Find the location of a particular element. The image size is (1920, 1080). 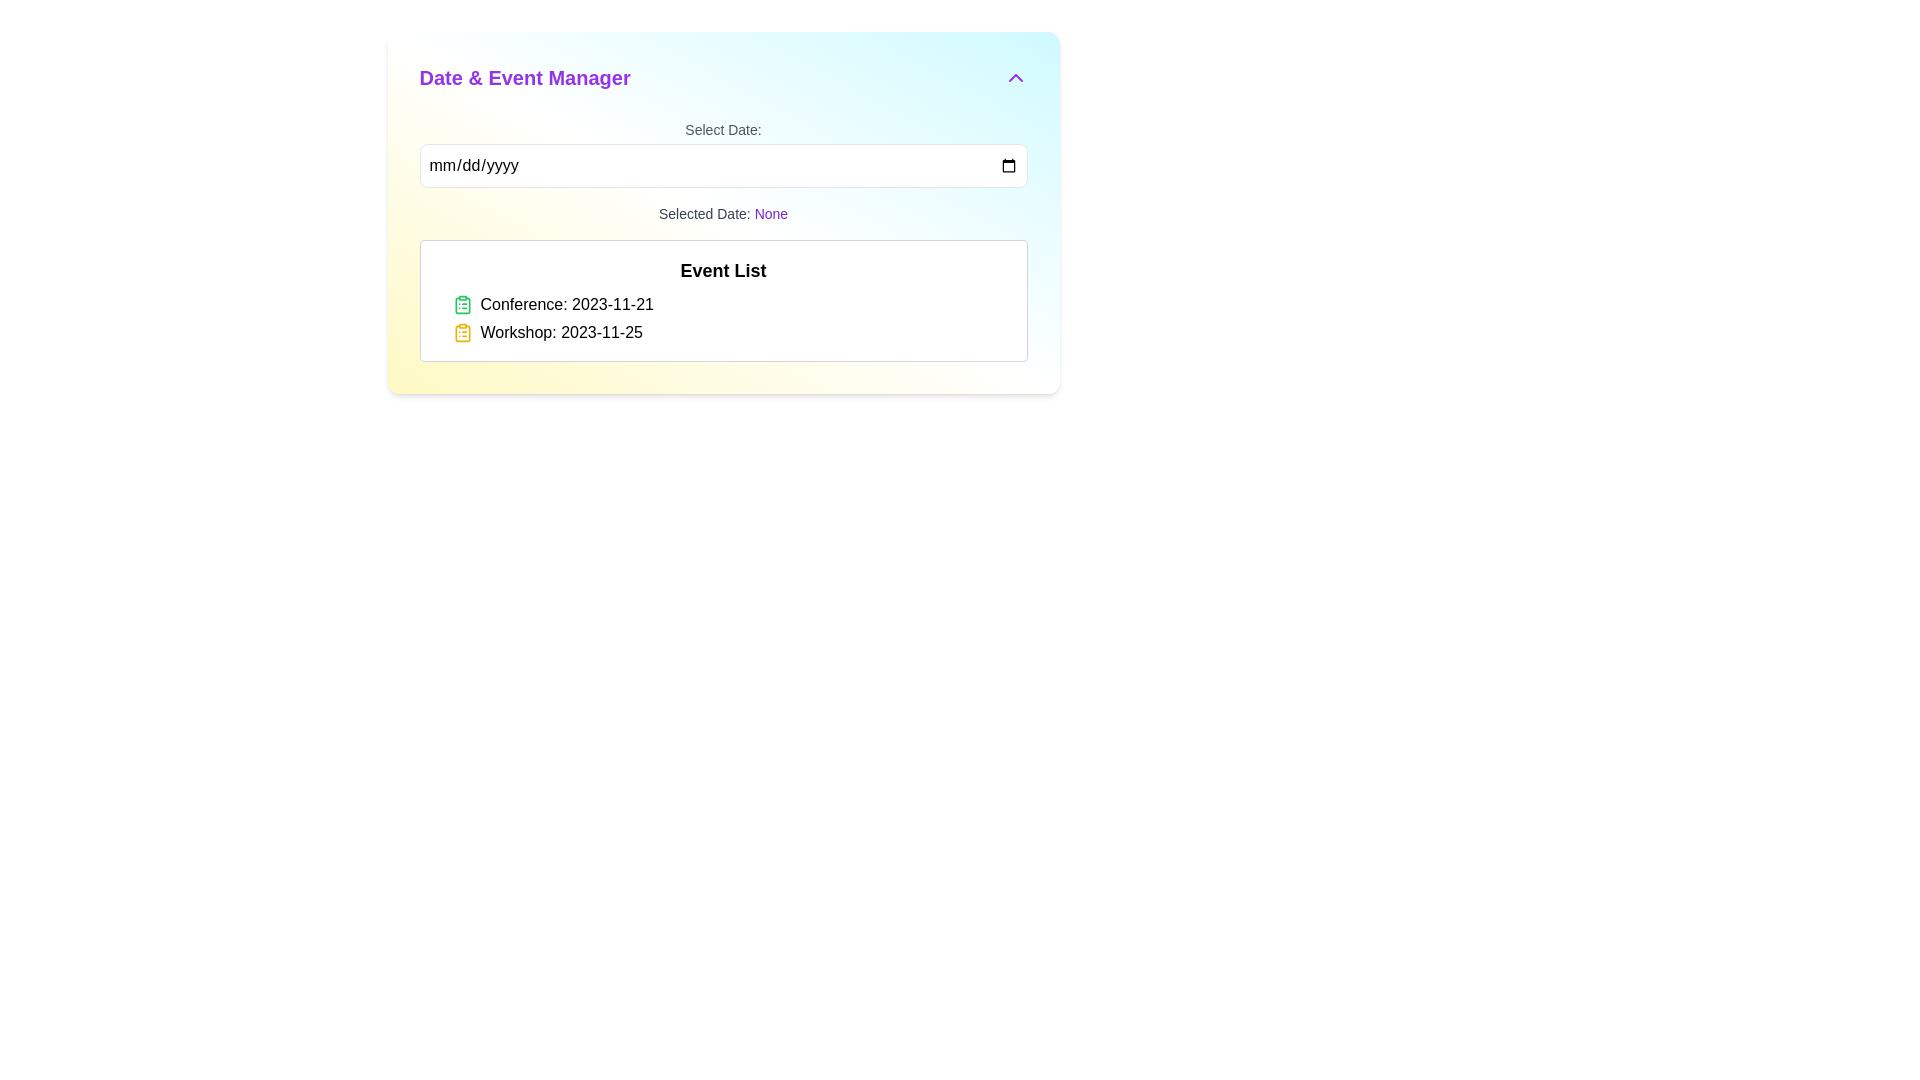

the read-only text label displaying the current state of 'Selected Date' located to the right of 'Selected Date:' in the 'Date & Event Manager' section is located at coordinates (770, 213).